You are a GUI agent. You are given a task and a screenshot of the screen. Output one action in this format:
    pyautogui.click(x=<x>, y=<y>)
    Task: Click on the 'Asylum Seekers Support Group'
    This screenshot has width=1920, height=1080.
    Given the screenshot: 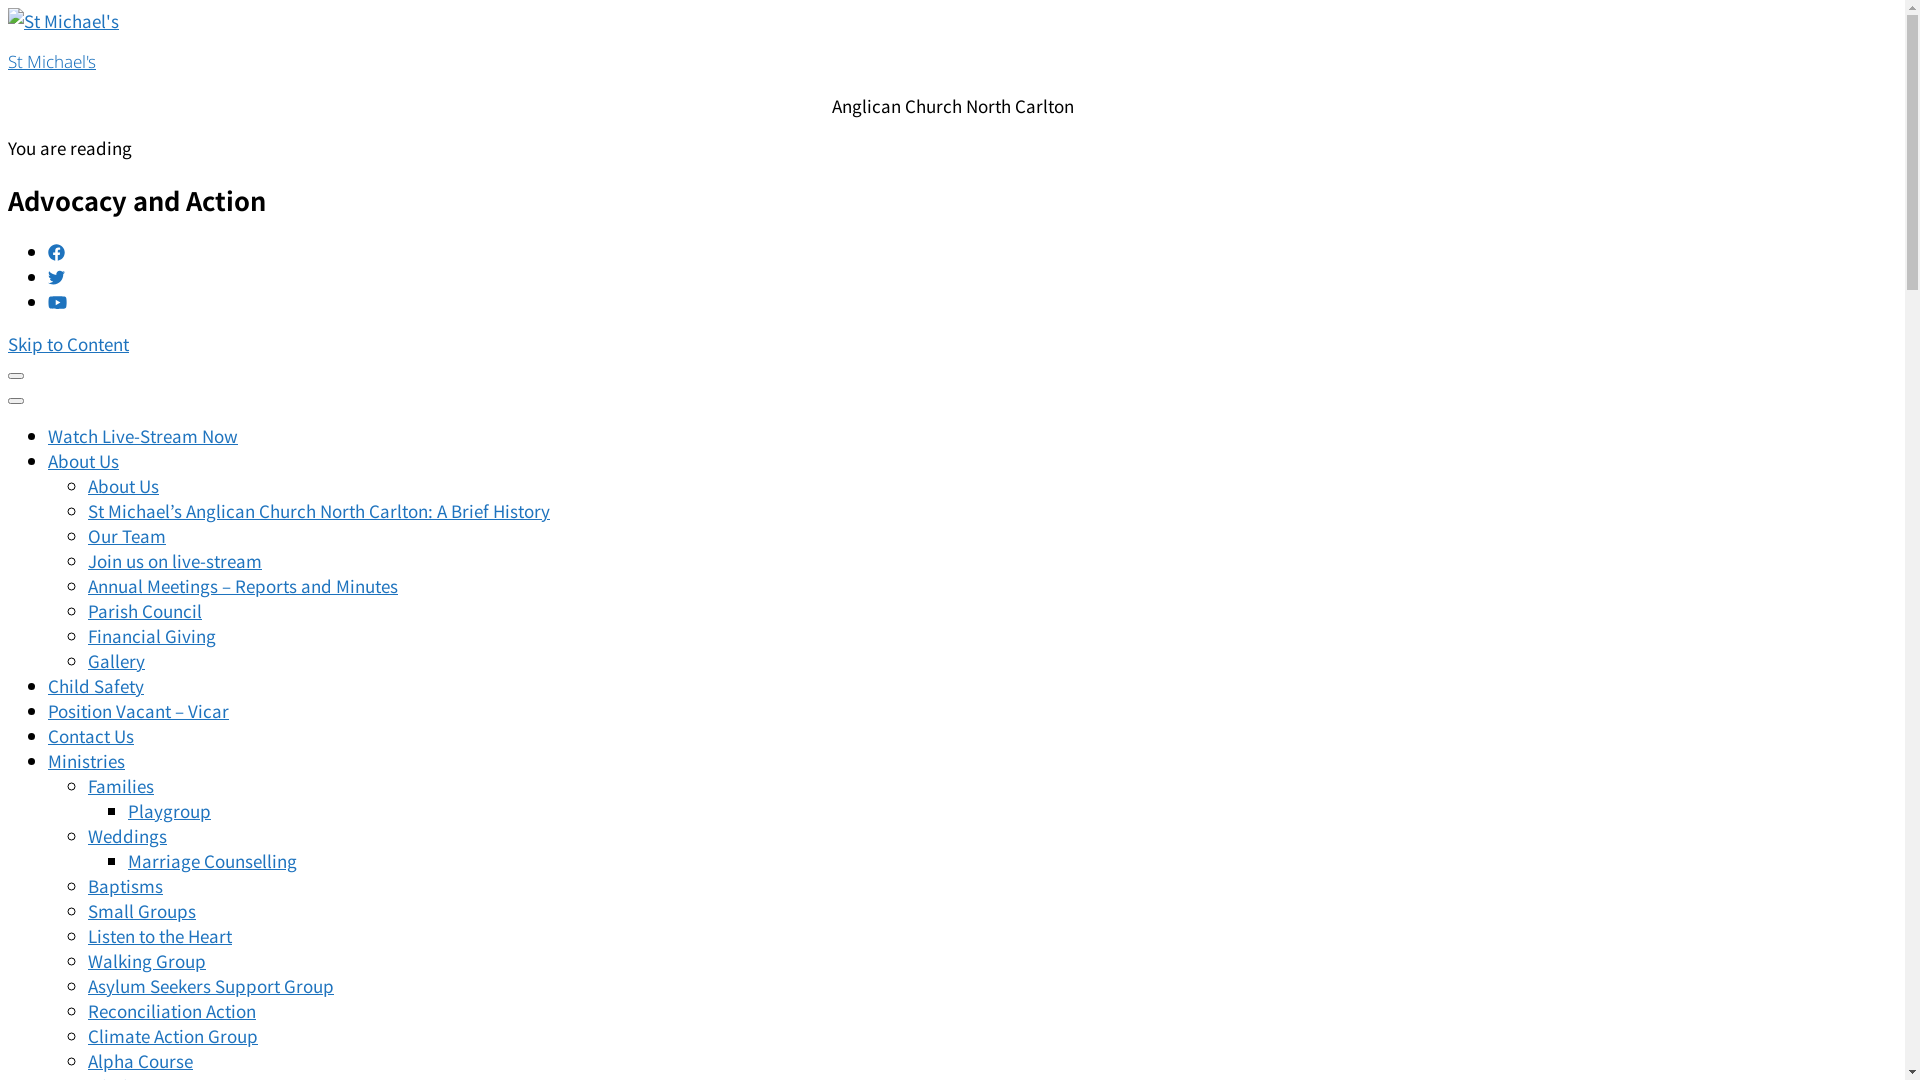 What is the action you would take?
    pyautogui.click(x=211, y=984)
    